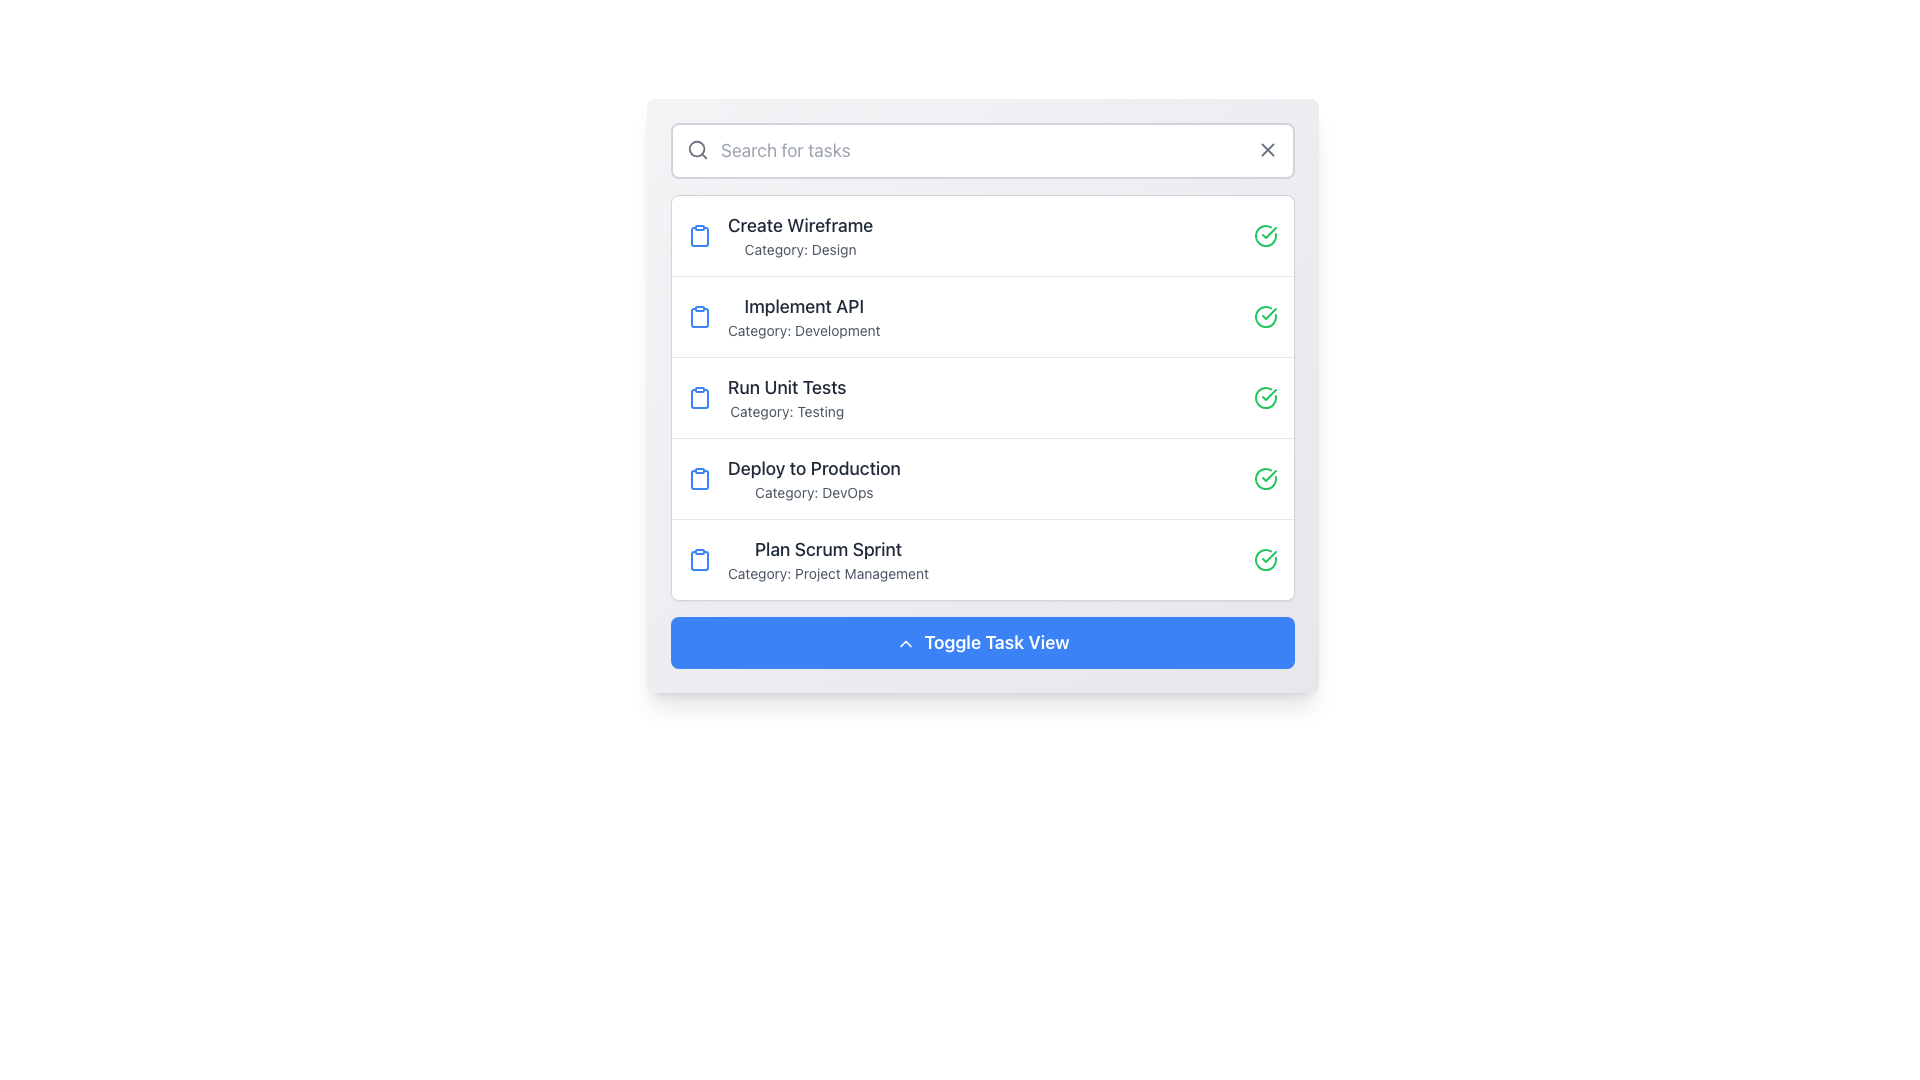 The image size is (1920, 1080). What do you see at coordinates (800, 234) in the screenshot?
I see `the task item titled 'Create Wireframe'` at bounding box center [800, 234].